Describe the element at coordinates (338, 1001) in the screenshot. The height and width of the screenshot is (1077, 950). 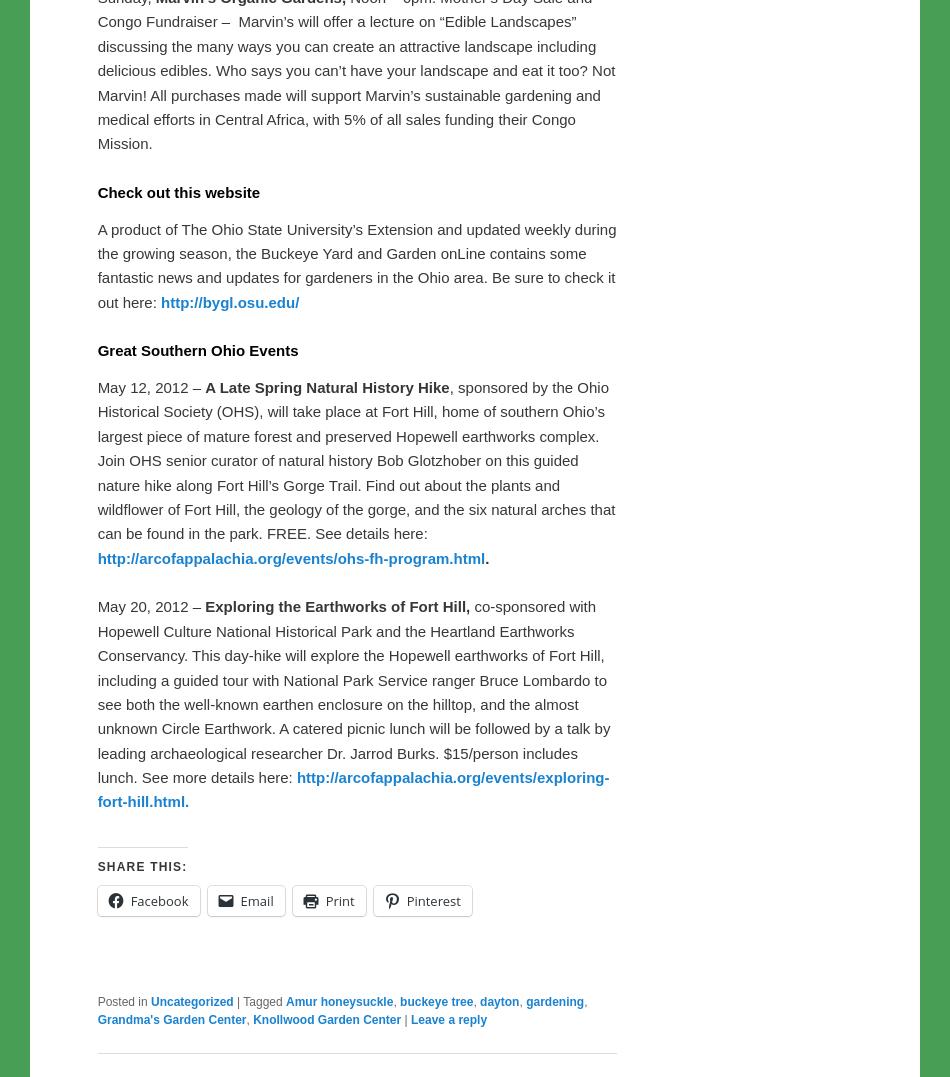
I see `'Amur honeysuckle'` at that location.